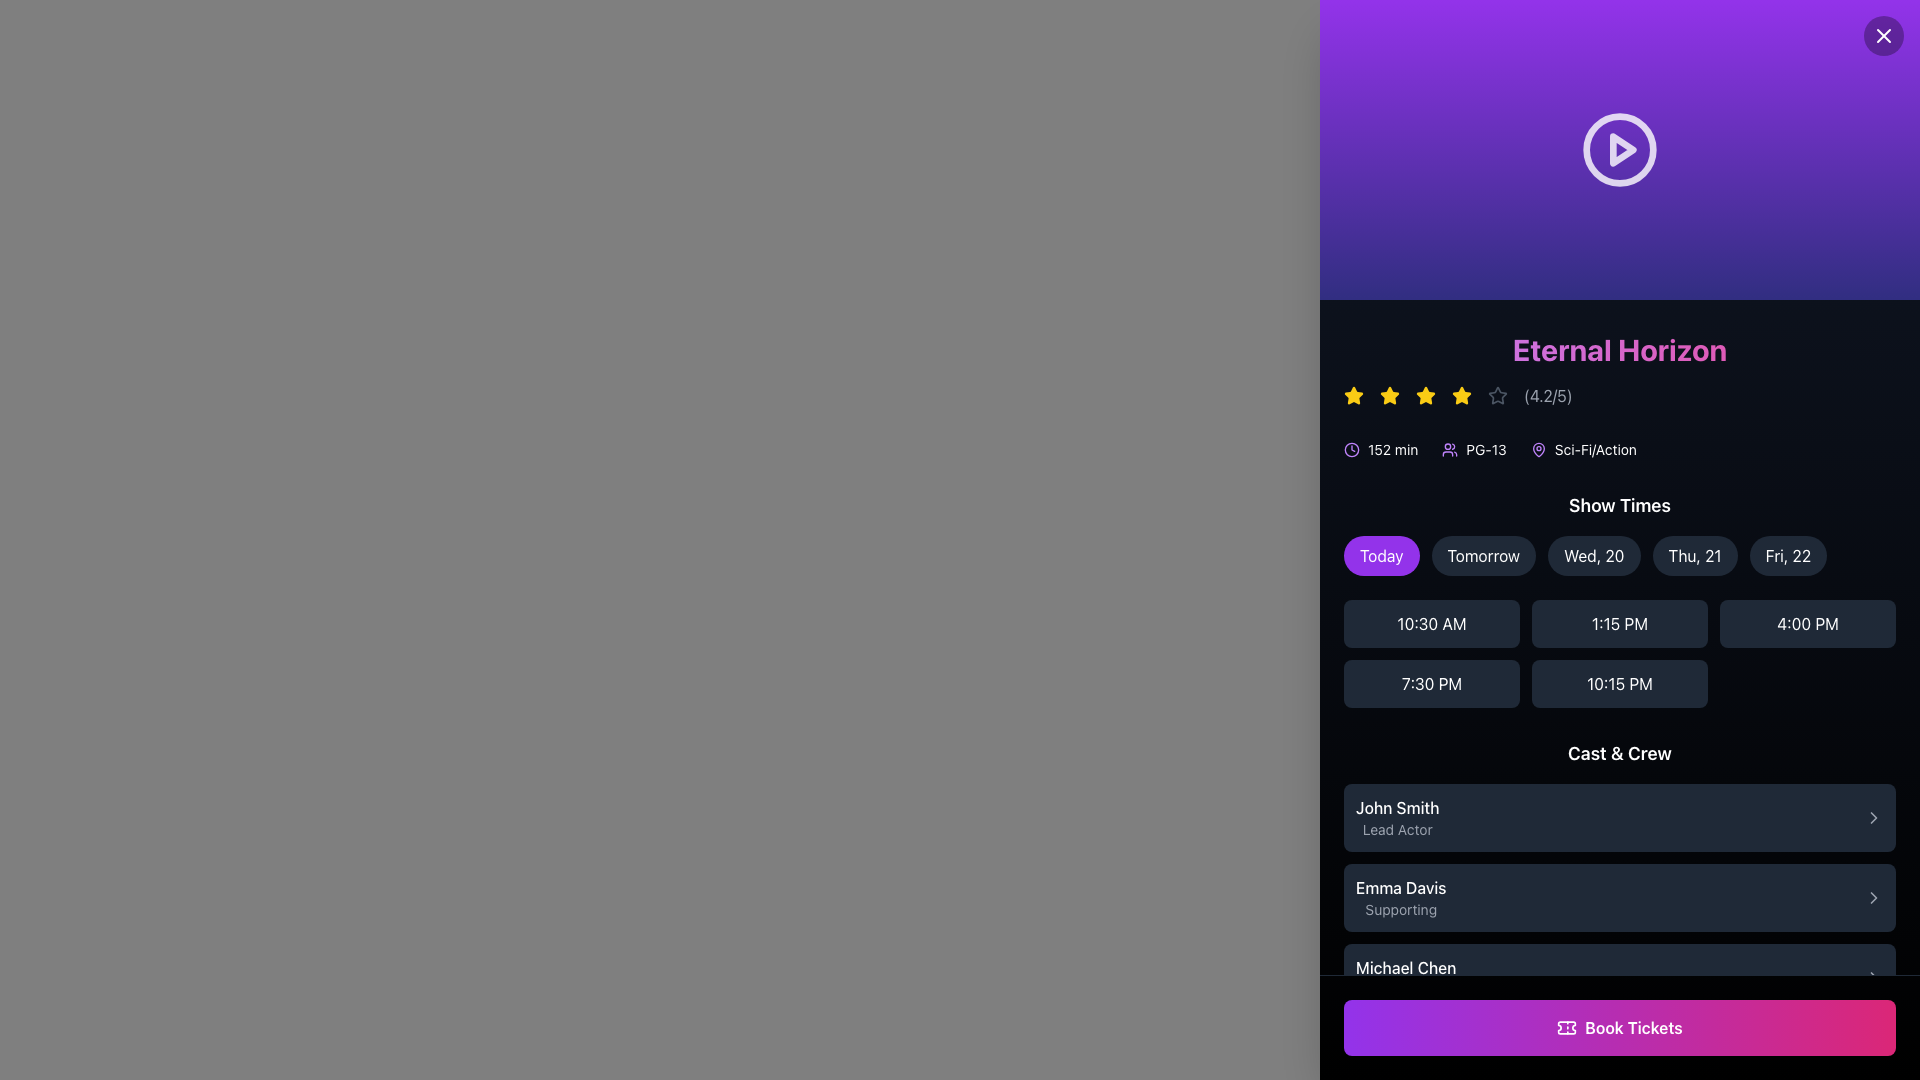 Image resolution: width=1920 pixels, height=1080 pixels. I want to click on the play icon, which is a white triangle inside a circular border, so click(1623, 149).